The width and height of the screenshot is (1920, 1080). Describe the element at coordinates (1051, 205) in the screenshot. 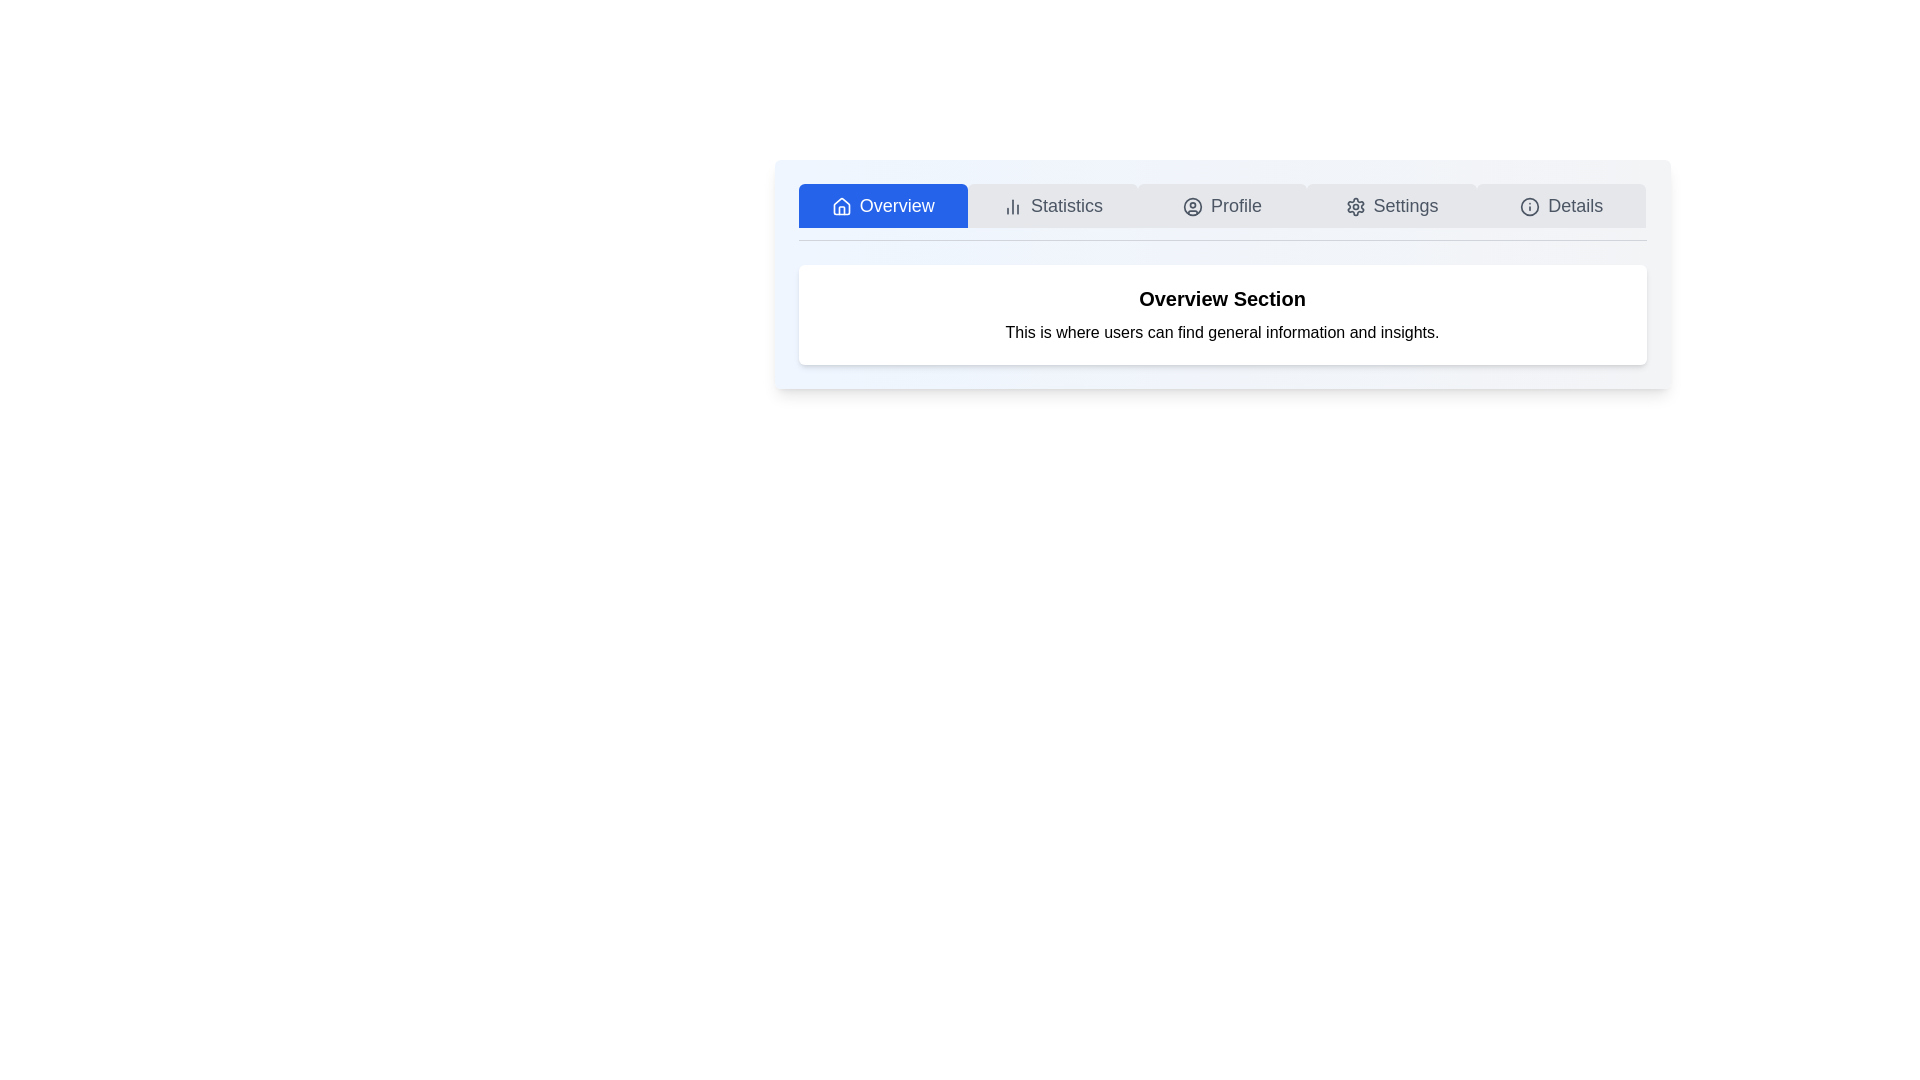

I see `the 'Statistics' tab button in the navigation bar` at that location.